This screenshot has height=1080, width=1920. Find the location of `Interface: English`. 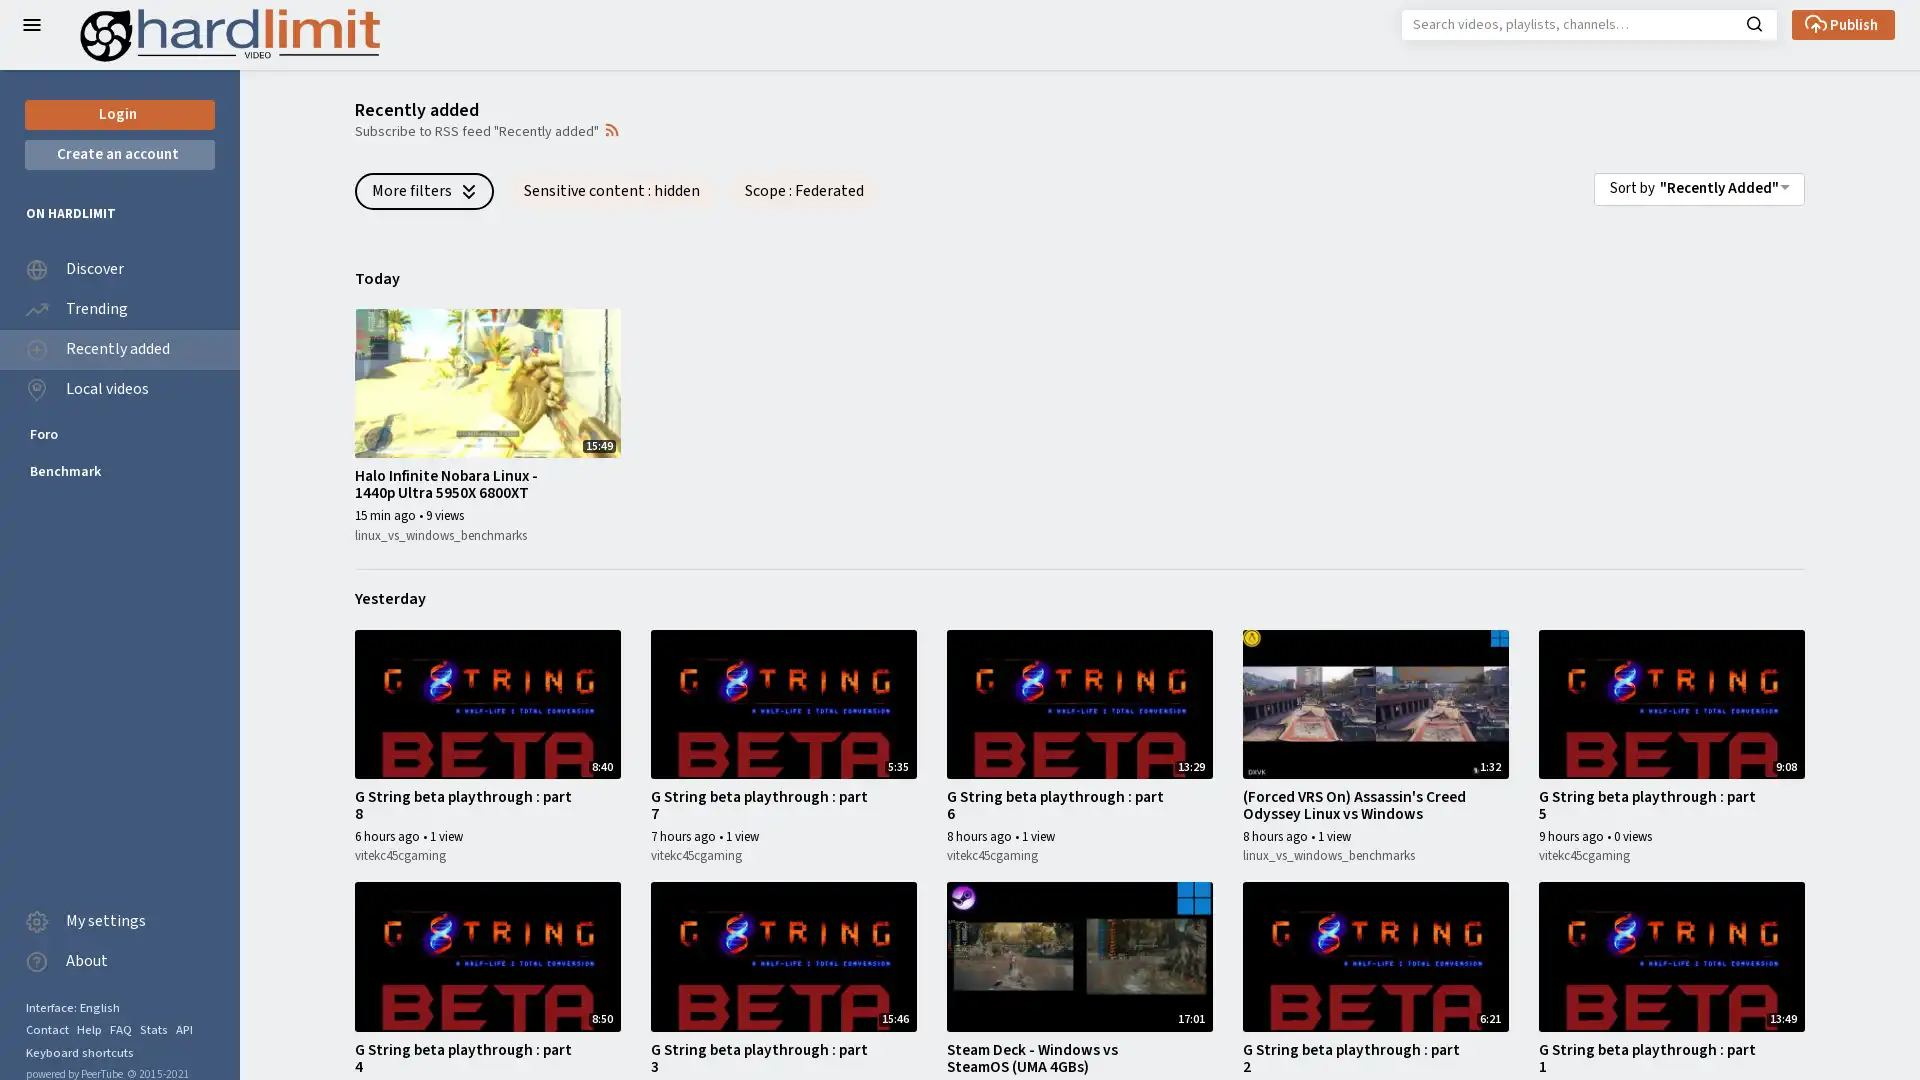

Interface: English is located at coordinates (72, 1007).